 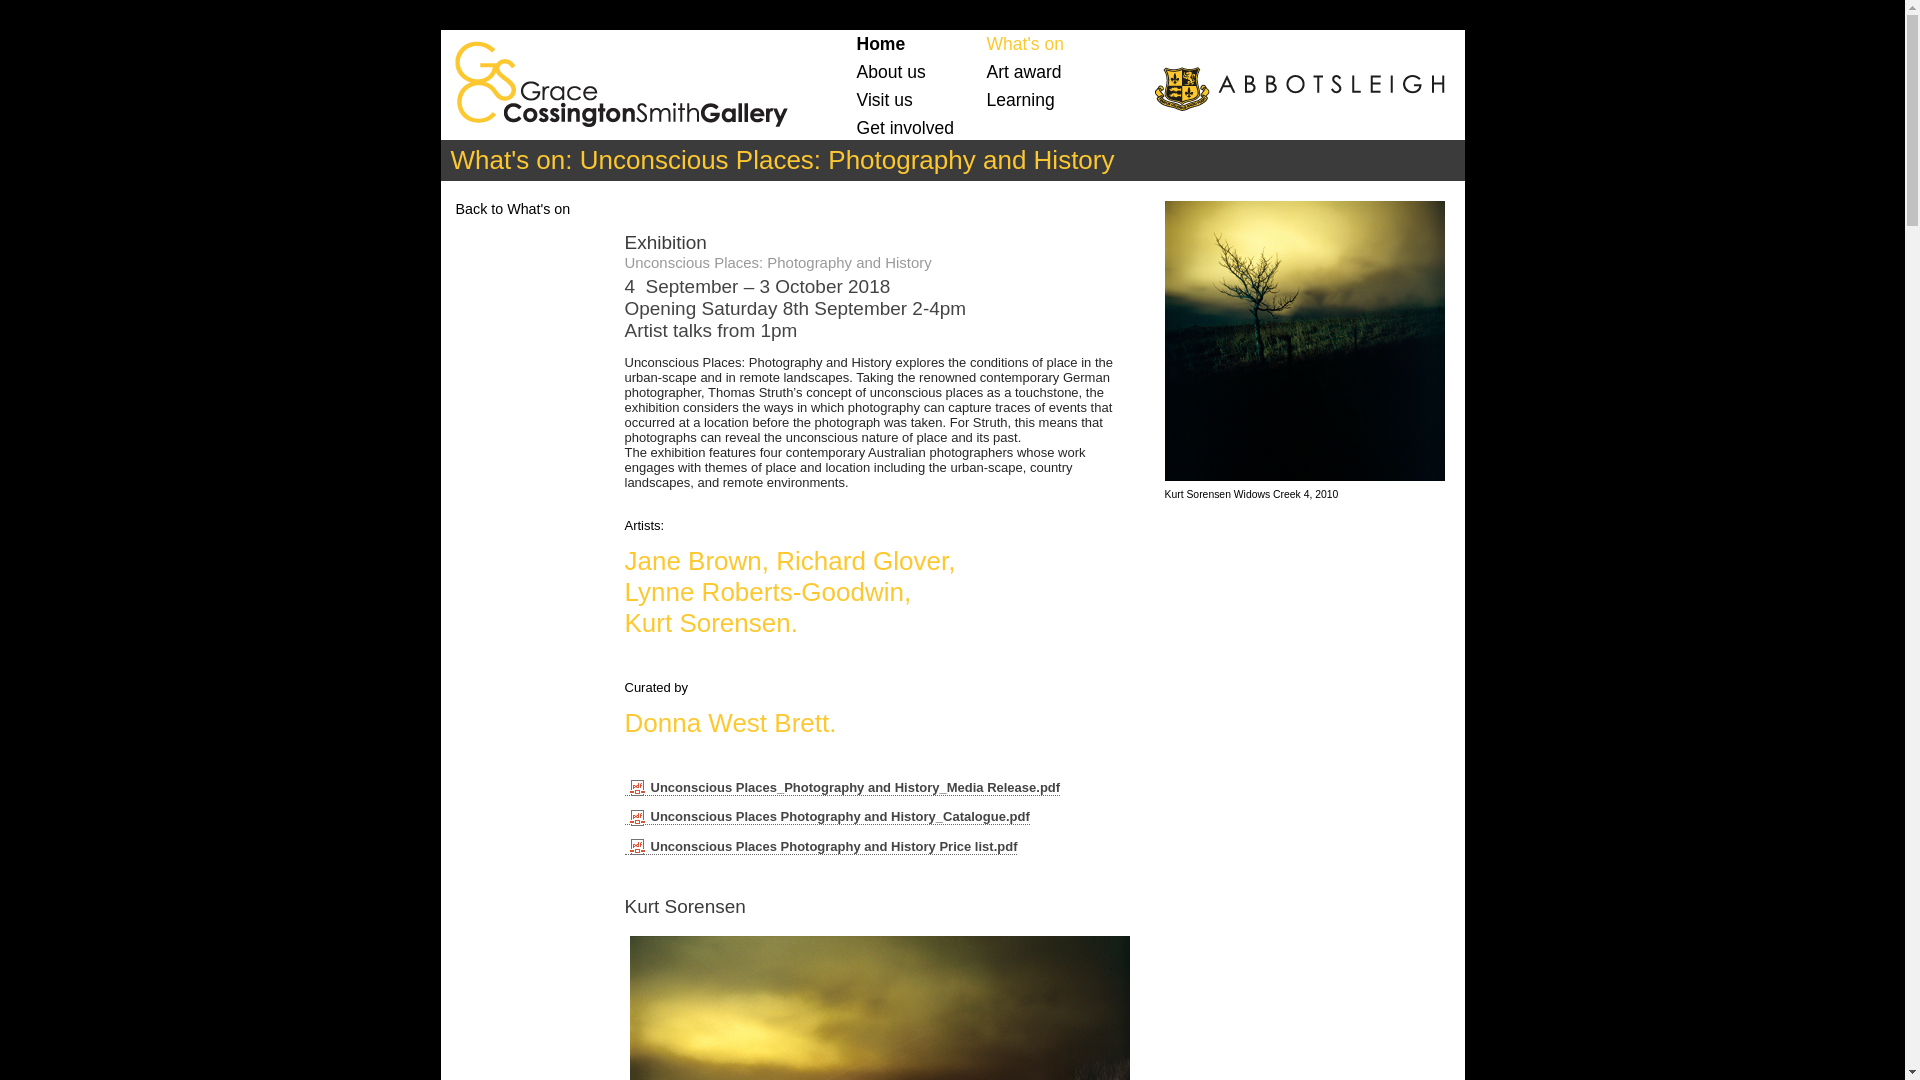 What do you see at coordinates (904, 128) in the screenshot?
I see `'Get involved'` at bounding box center [904, 128].